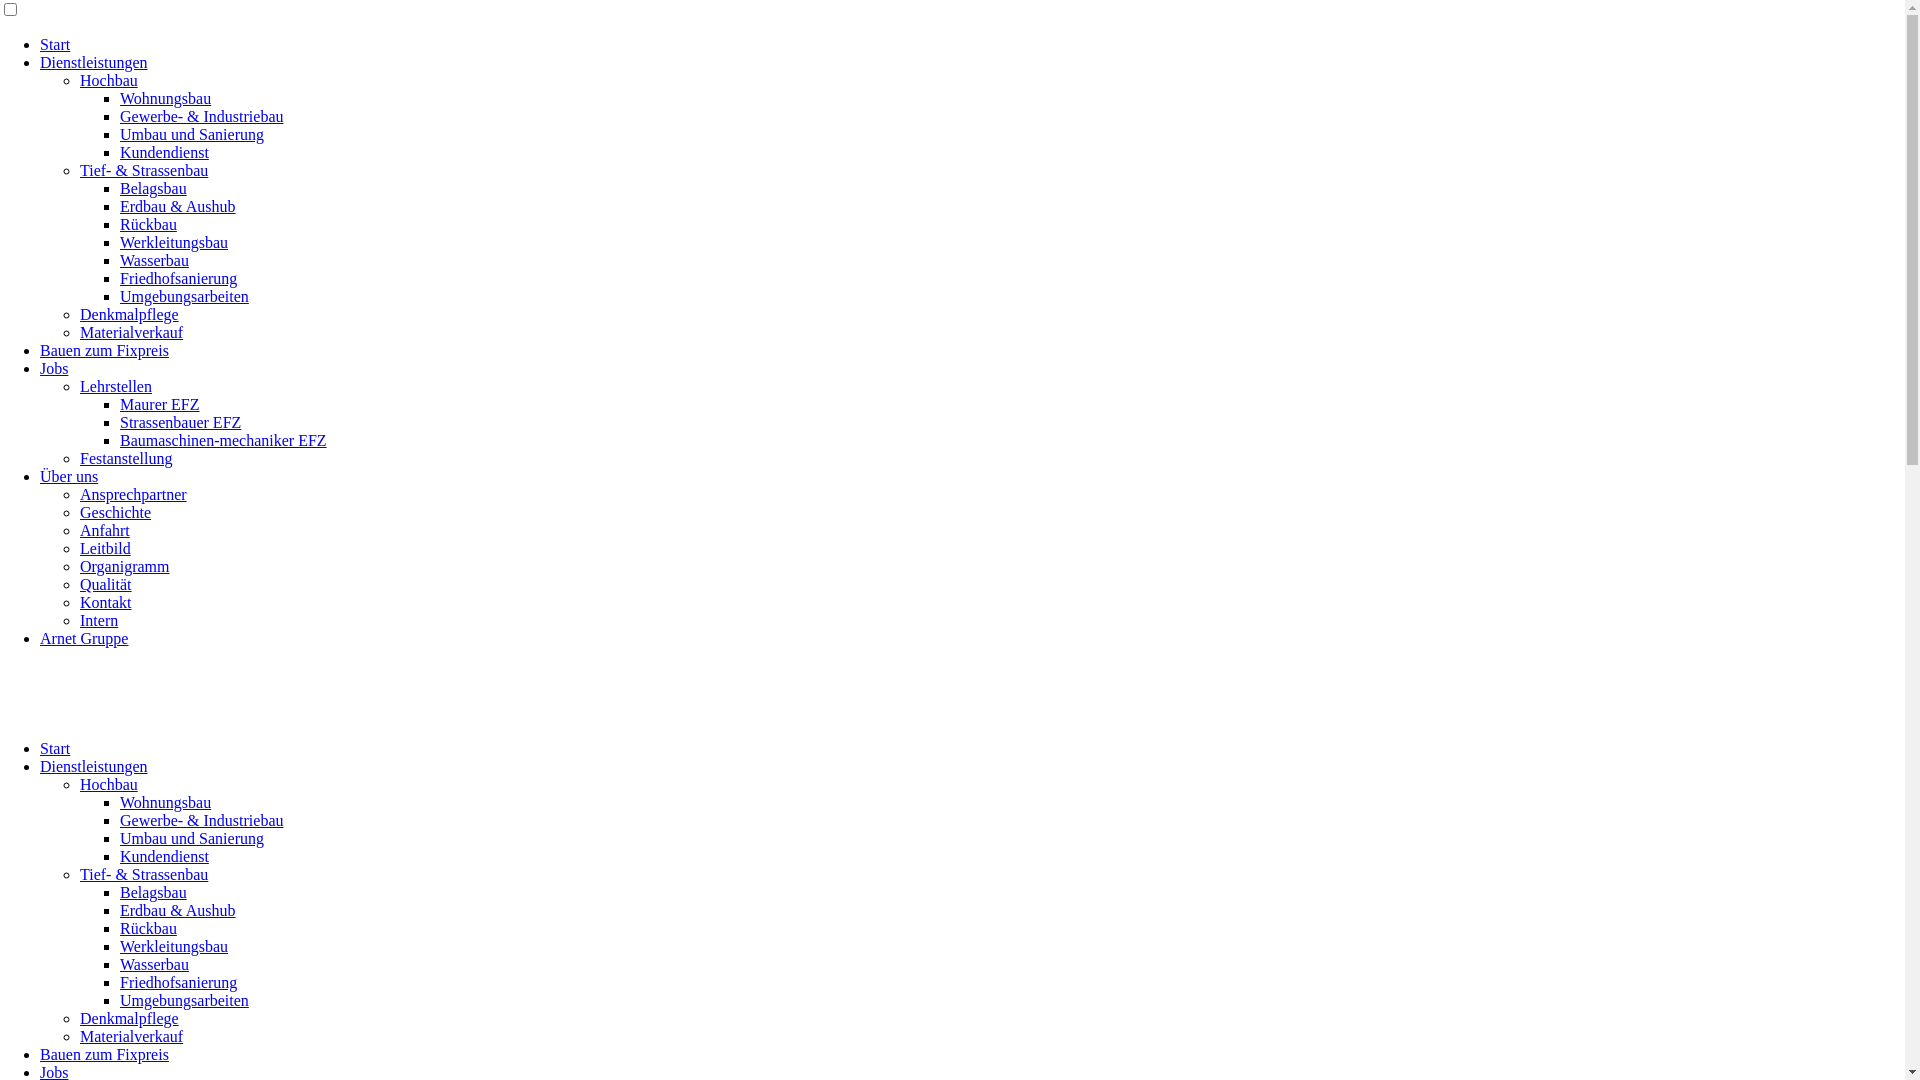  I want to click on 'Start', so click(54, 748).